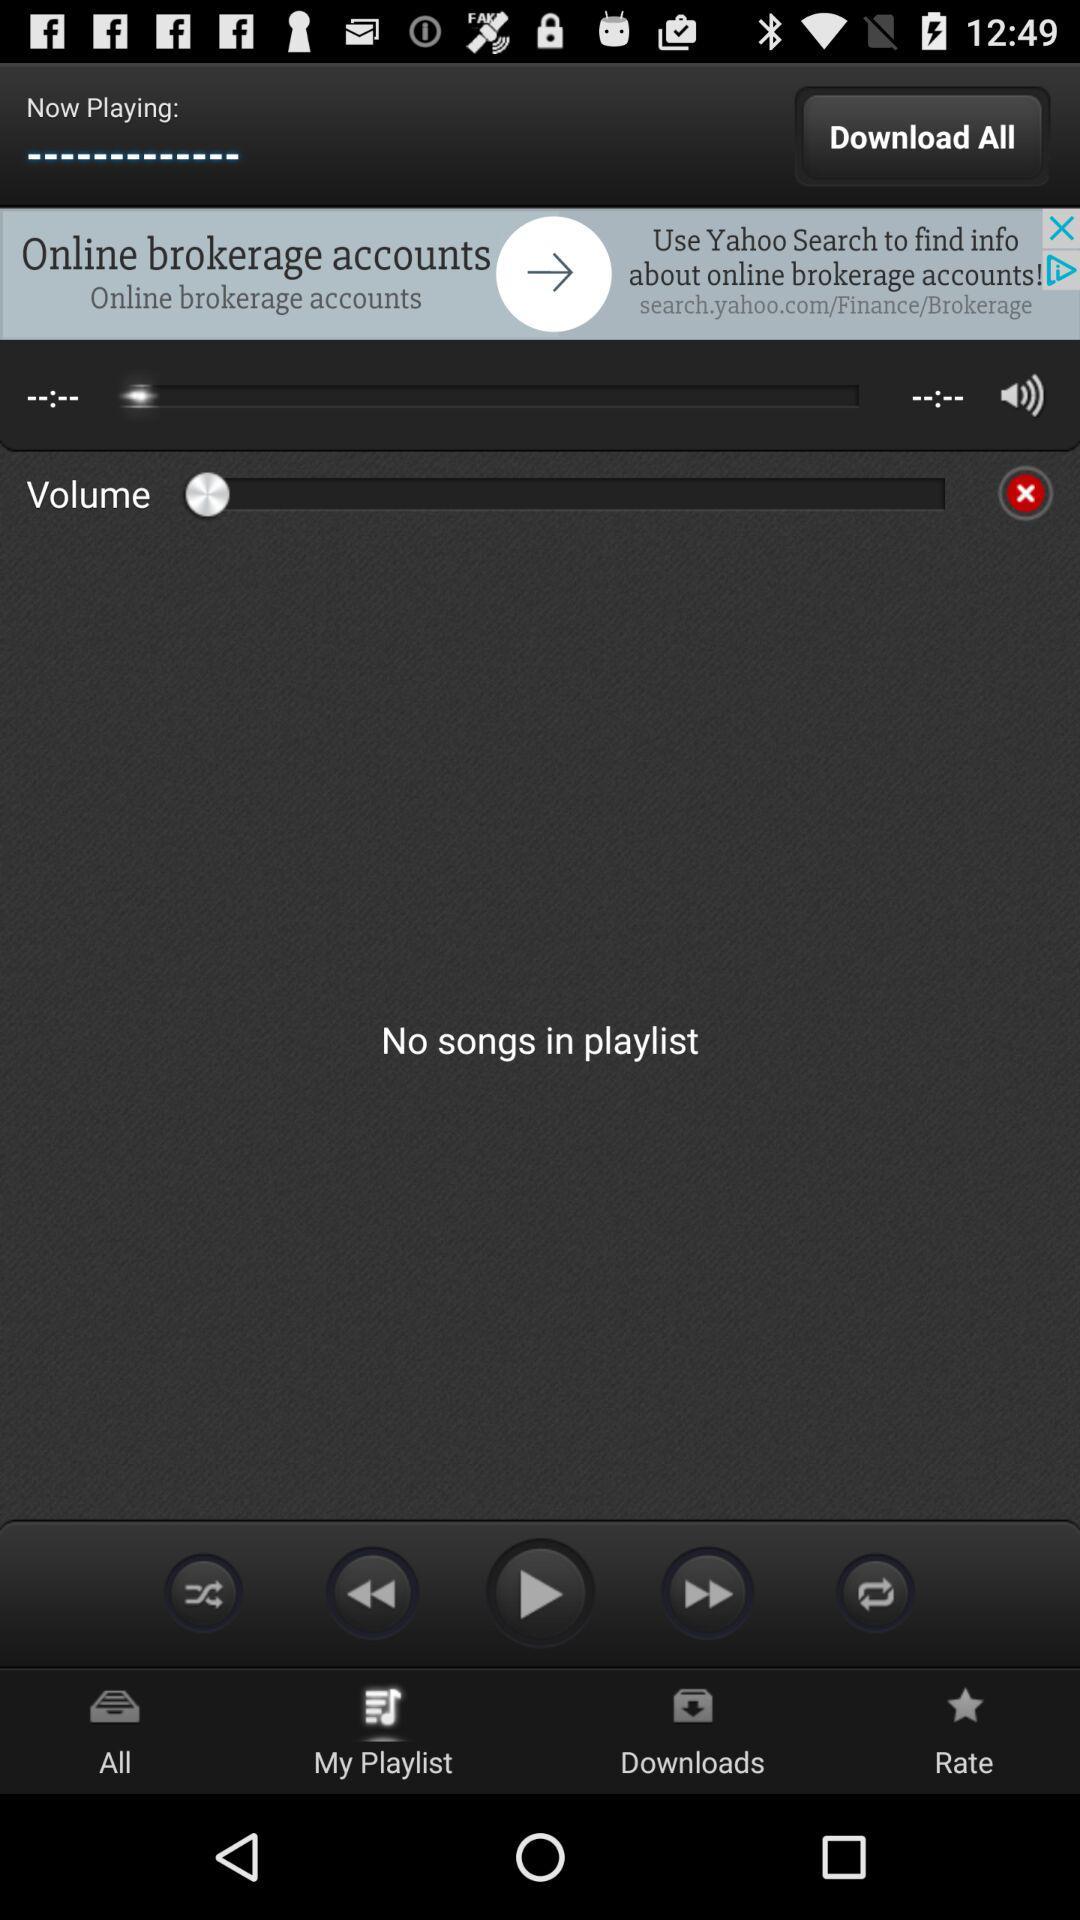 The height and width of the screenshot is (1920, 1080). What do you see at coordinates (1022, 421) in the screenshot?
I see `the volume icon` at bounding box center [1022, 421].